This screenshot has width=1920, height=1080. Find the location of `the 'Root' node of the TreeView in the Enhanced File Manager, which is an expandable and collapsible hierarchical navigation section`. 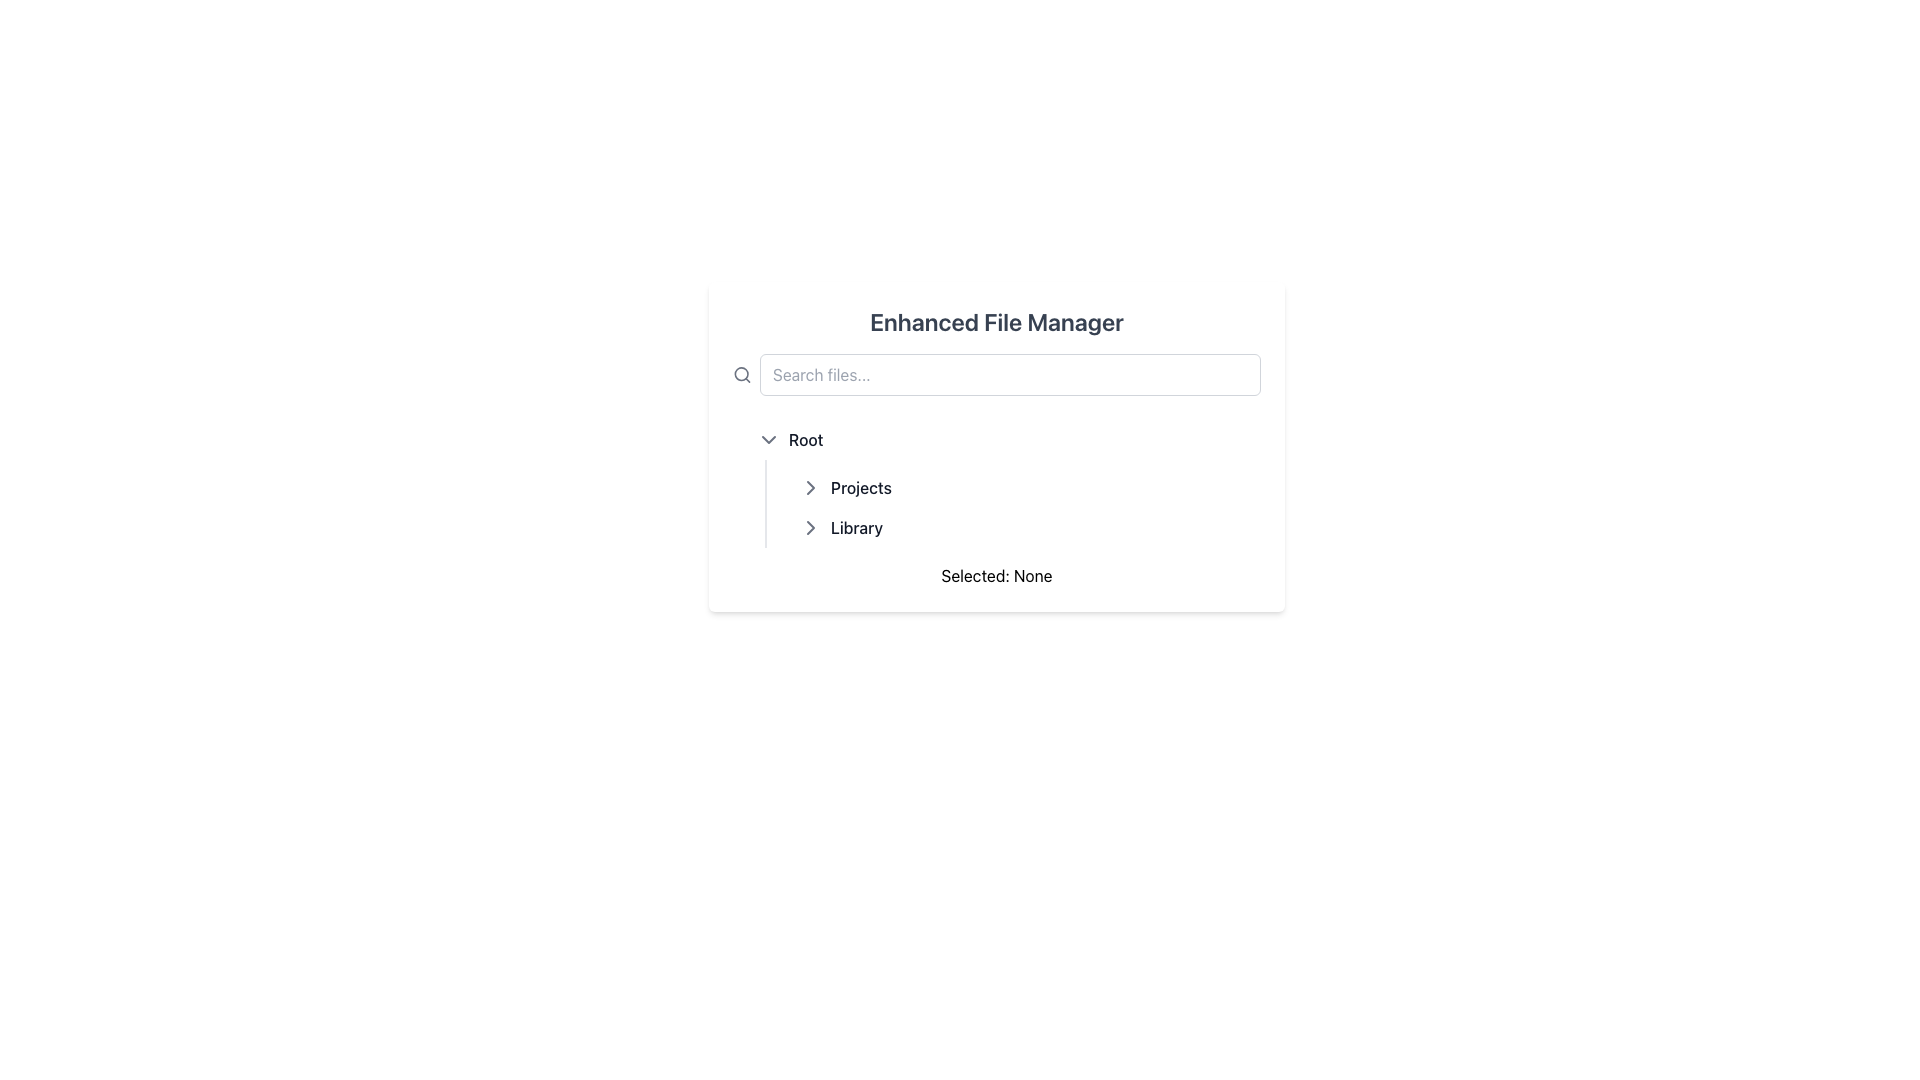

the 'Root' node of the TreeView in the Enhanced File Manager, which is an expandable and collapsible hierarchical navigation section is located at coordinates (997, 483).